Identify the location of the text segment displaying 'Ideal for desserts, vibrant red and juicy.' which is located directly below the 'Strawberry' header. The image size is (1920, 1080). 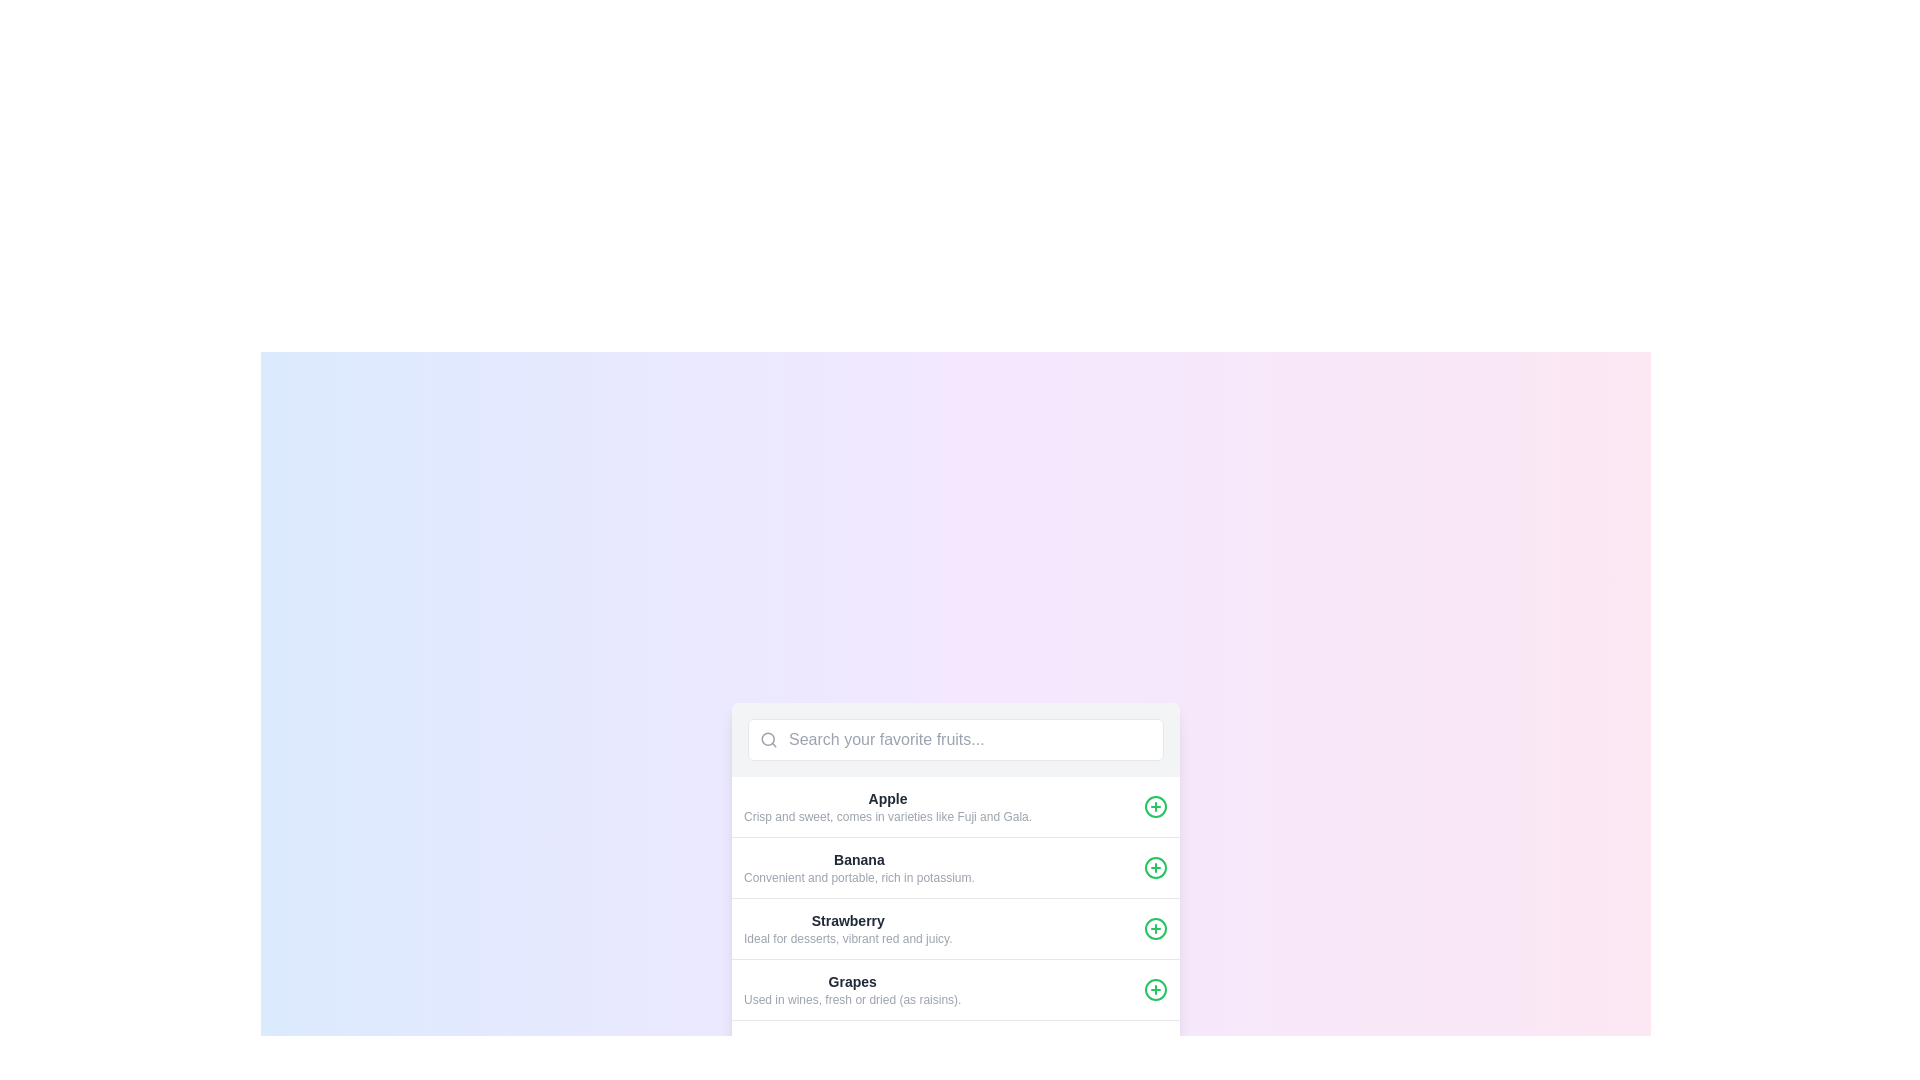
(848, 938).